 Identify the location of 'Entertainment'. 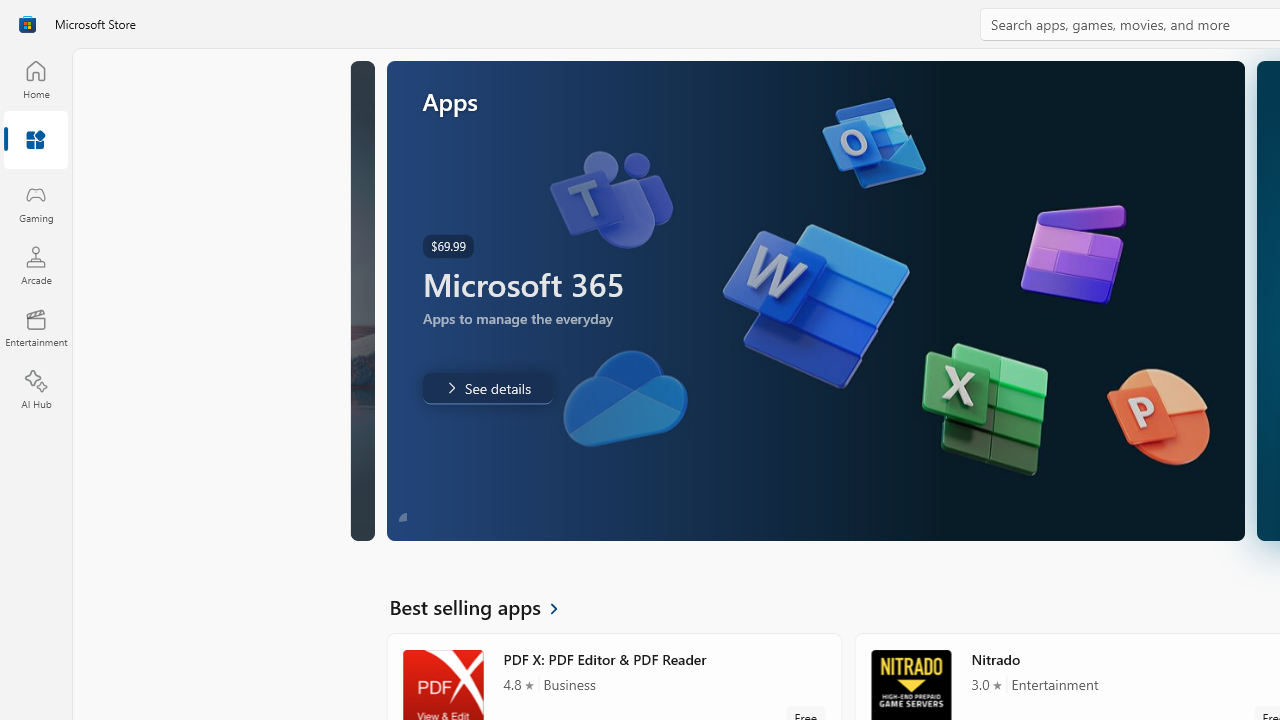
(35, 326).